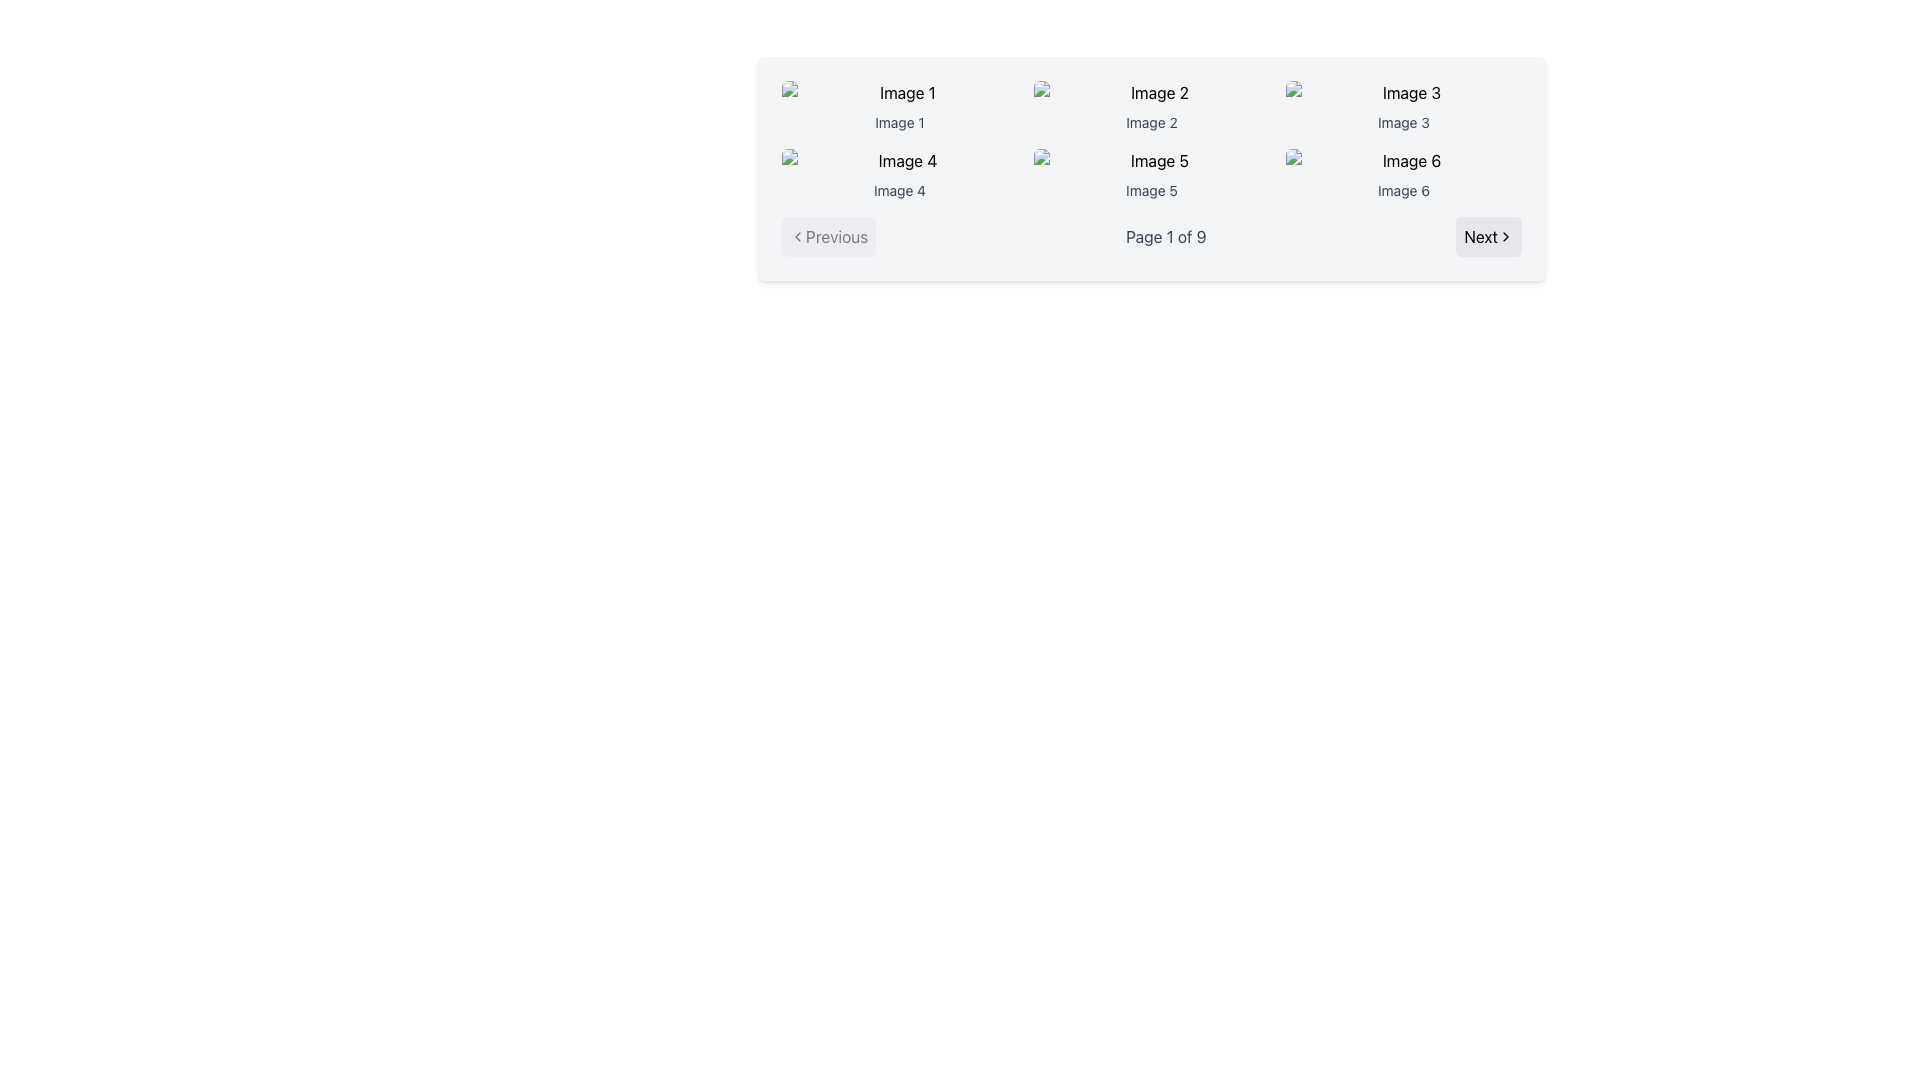  Describe the element at coordinates (1152, 92) in the screenshot. I see `the Image Placeholder, which is the second item in the top row of the gallery` at that location.